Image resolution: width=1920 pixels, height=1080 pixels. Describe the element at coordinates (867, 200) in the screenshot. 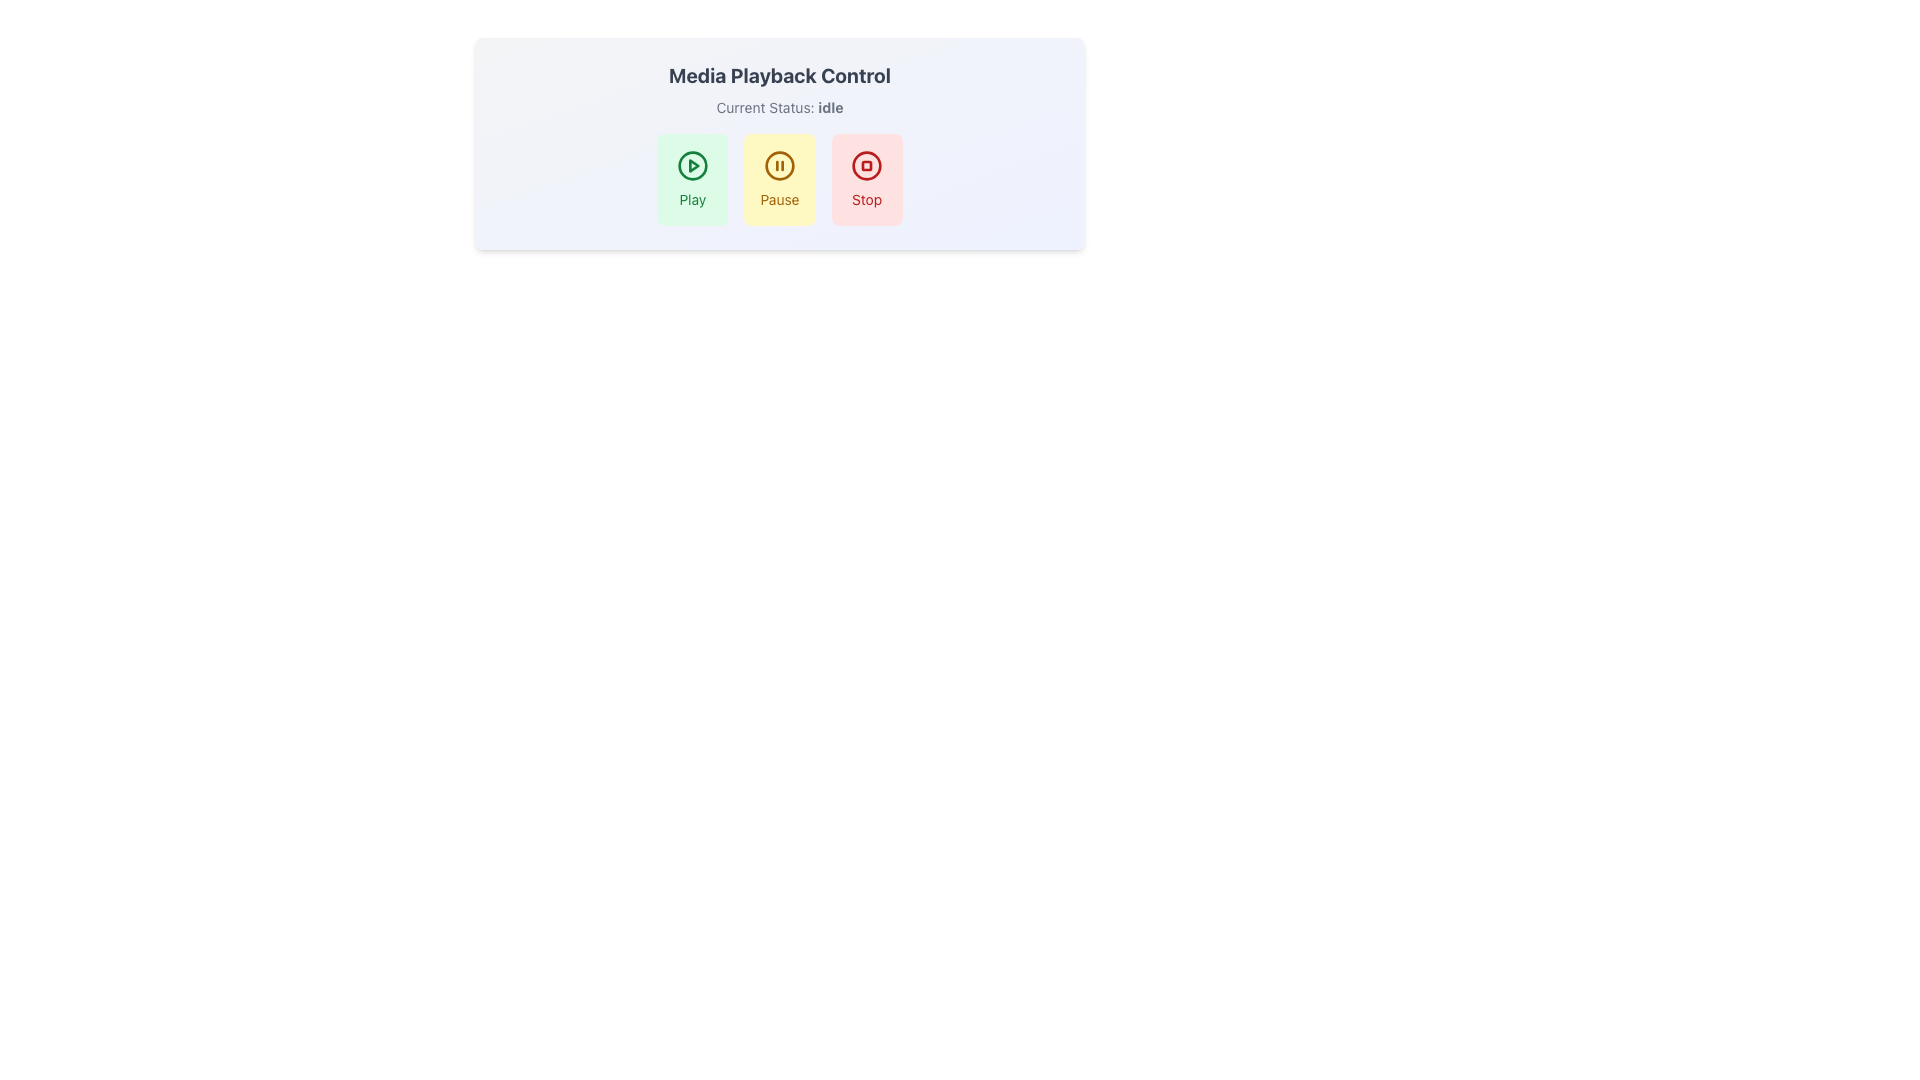

I see `the 'Stop' text label located at the bottom of the red card in the third column of a three-card grid` at that location.